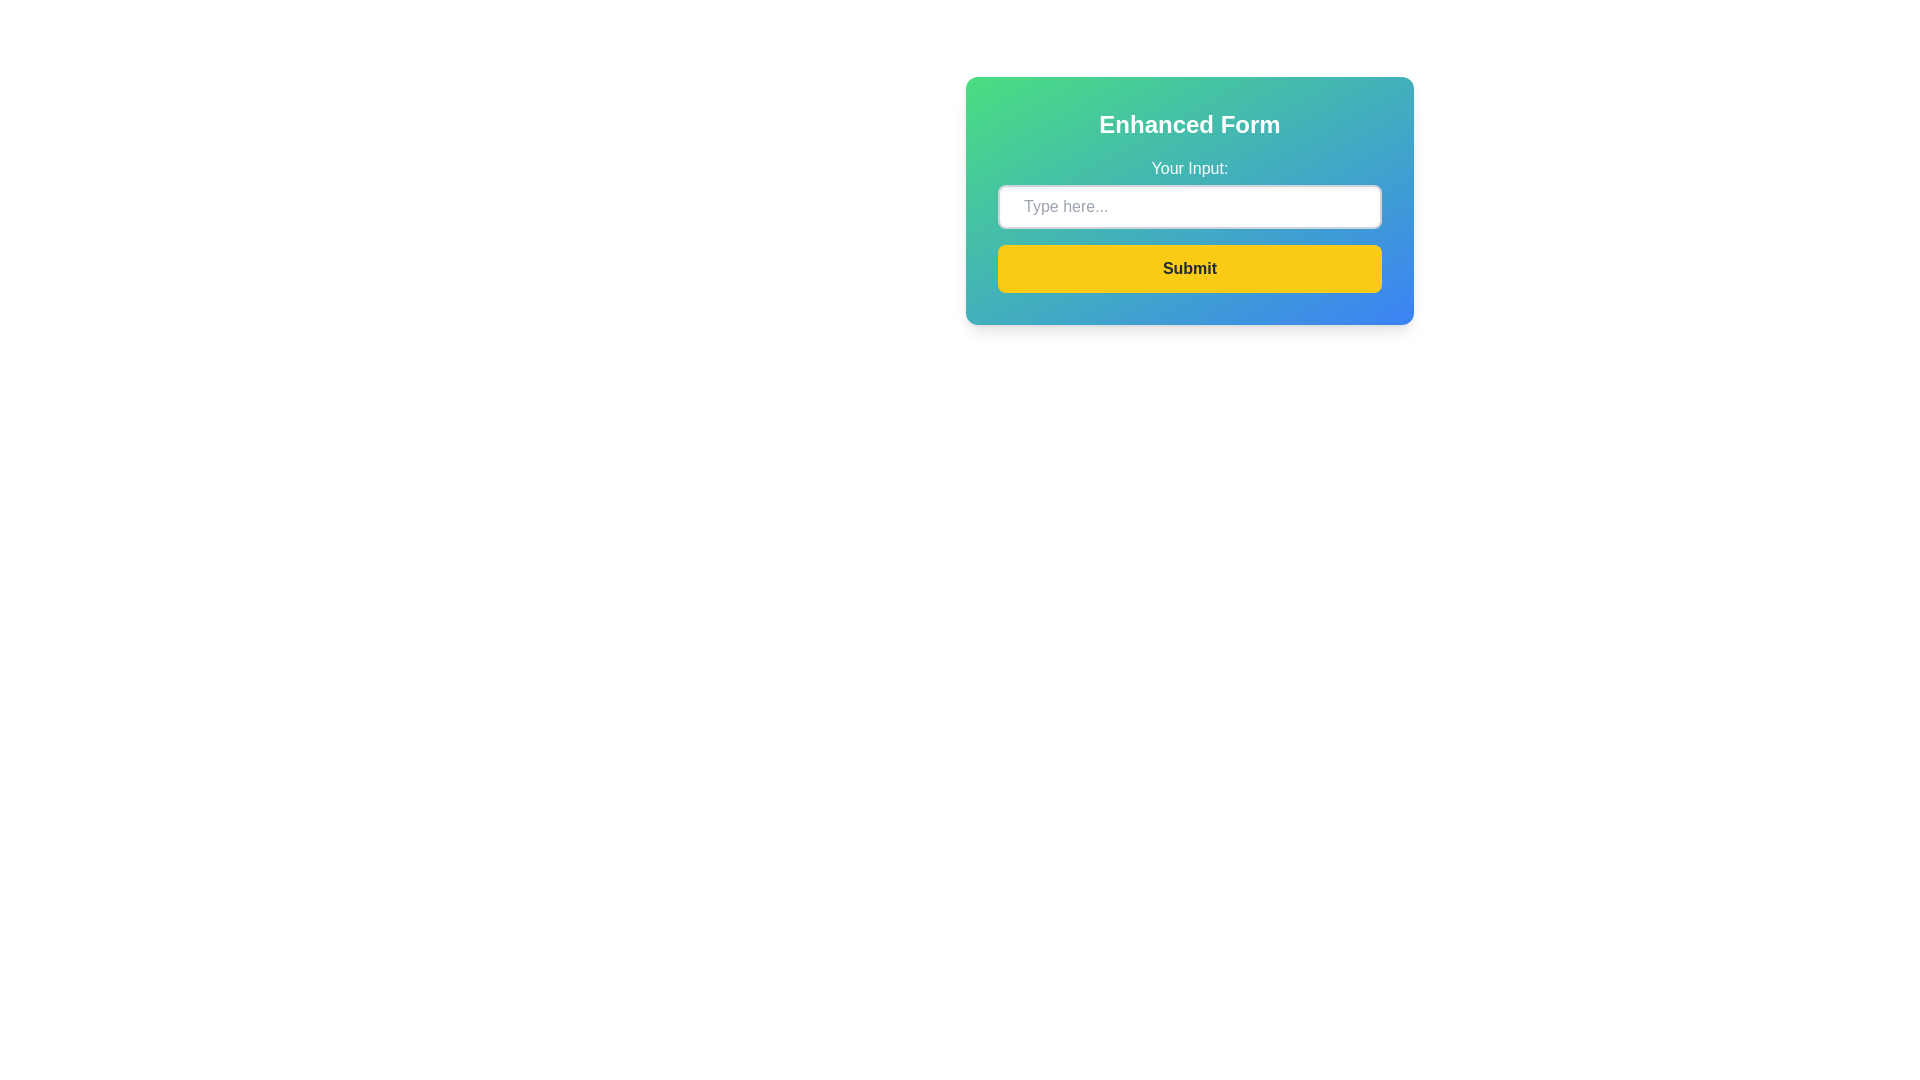 This screenshot has height=1080, width=1920. I want to click on the 'Submit' button with a bright yellow background and bold dark gray text, so click(1190, 268).